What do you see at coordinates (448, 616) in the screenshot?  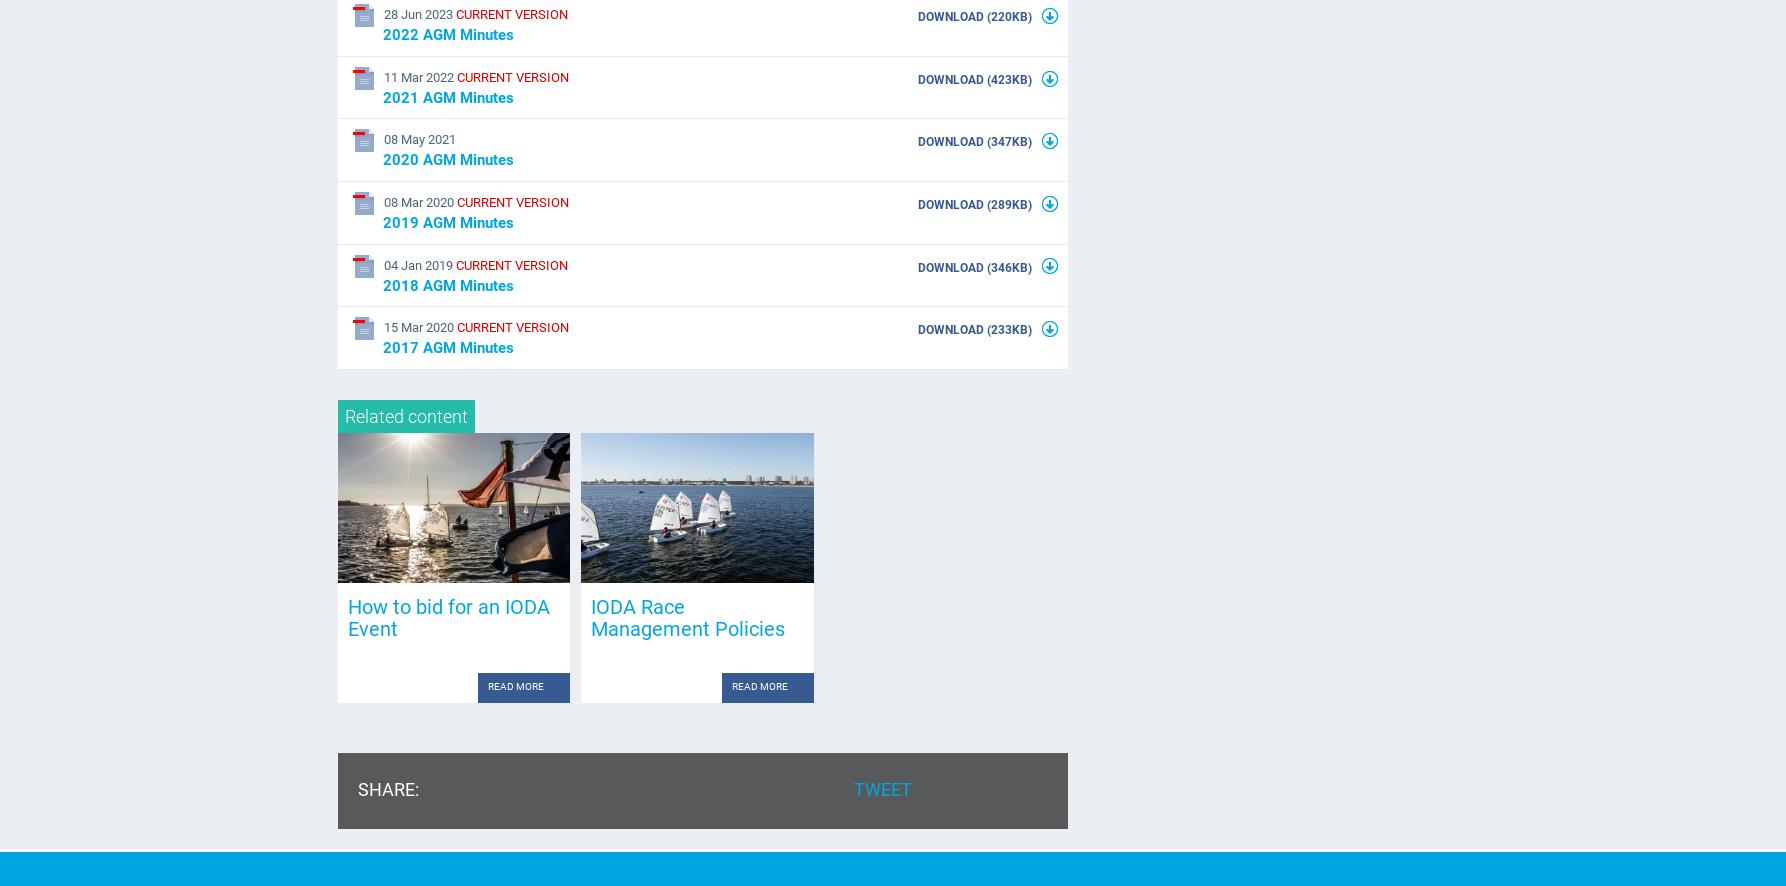 I see `'How to bid for an IODA Event'` at bounding box center [448, 616].